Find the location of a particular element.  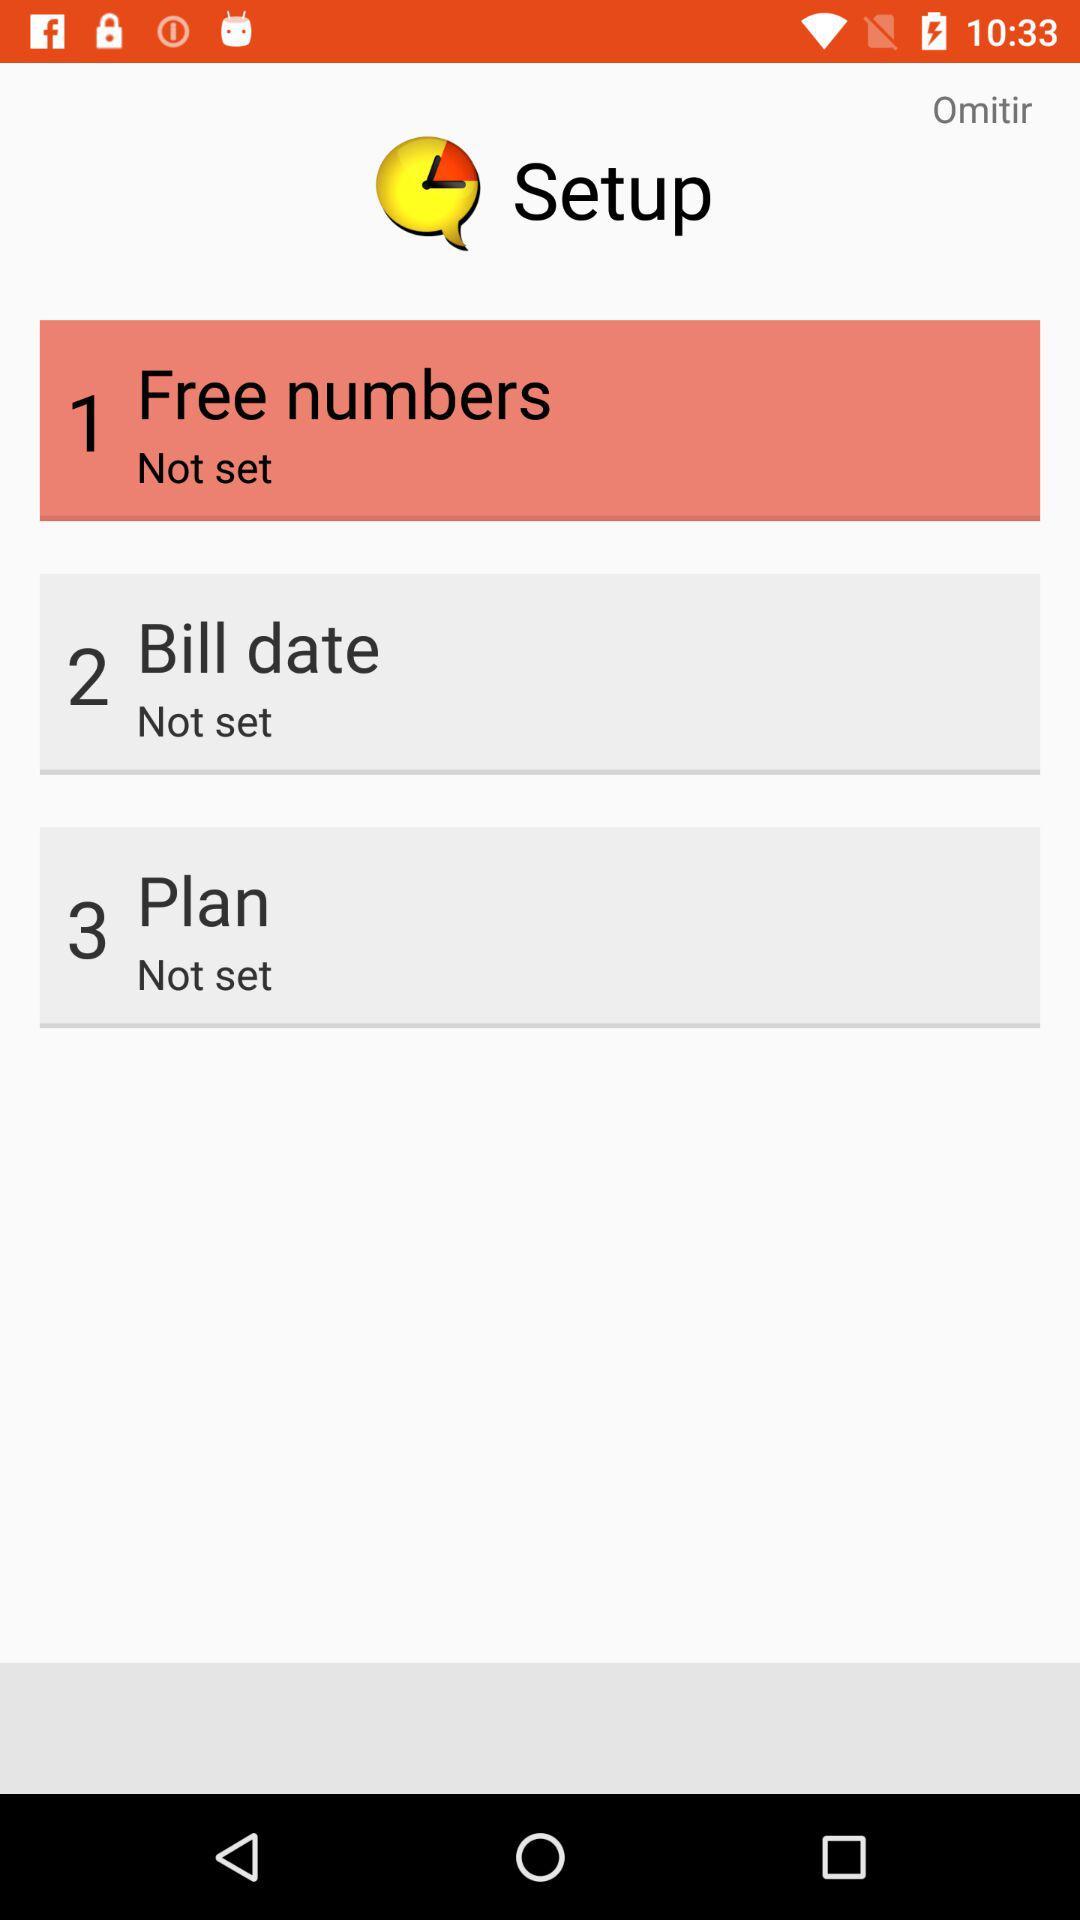

omitir is located at coordinates (981, 107).